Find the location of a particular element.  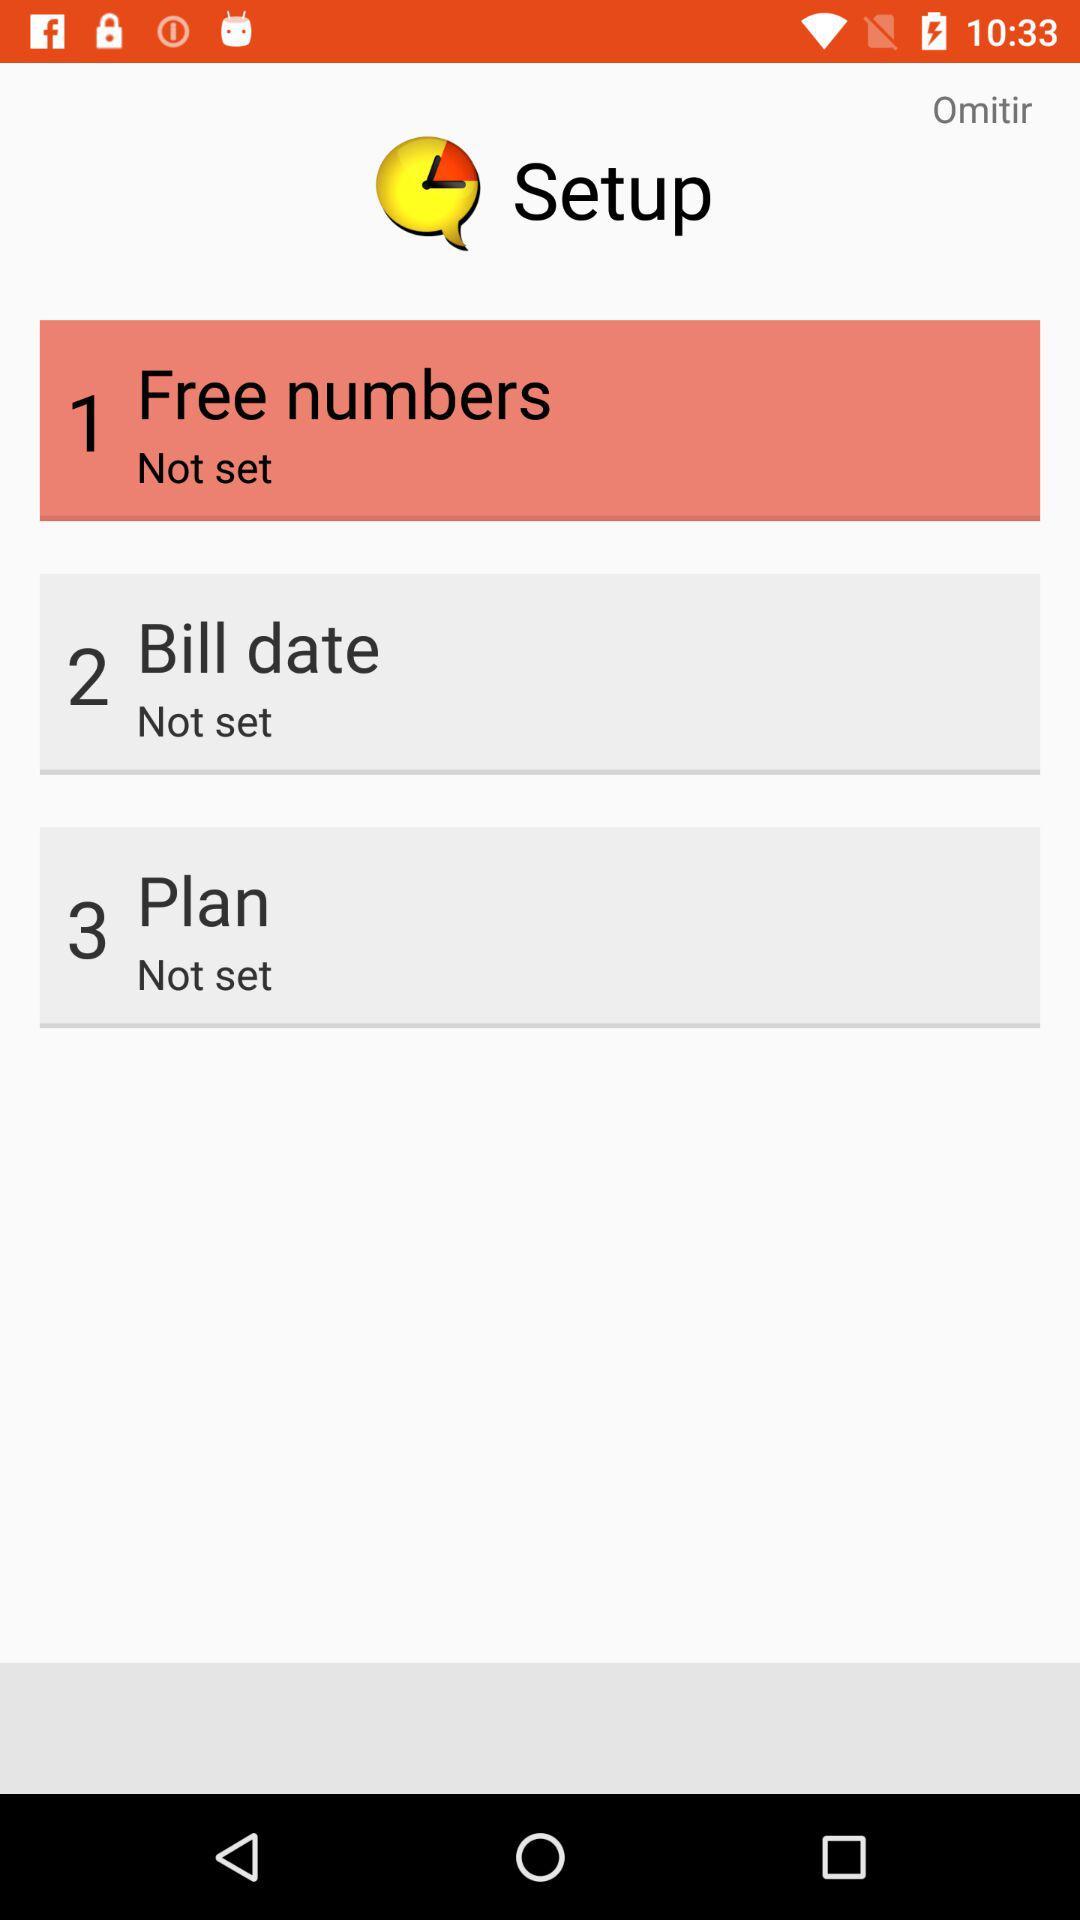

omitir is located at coordinates (981, 107).